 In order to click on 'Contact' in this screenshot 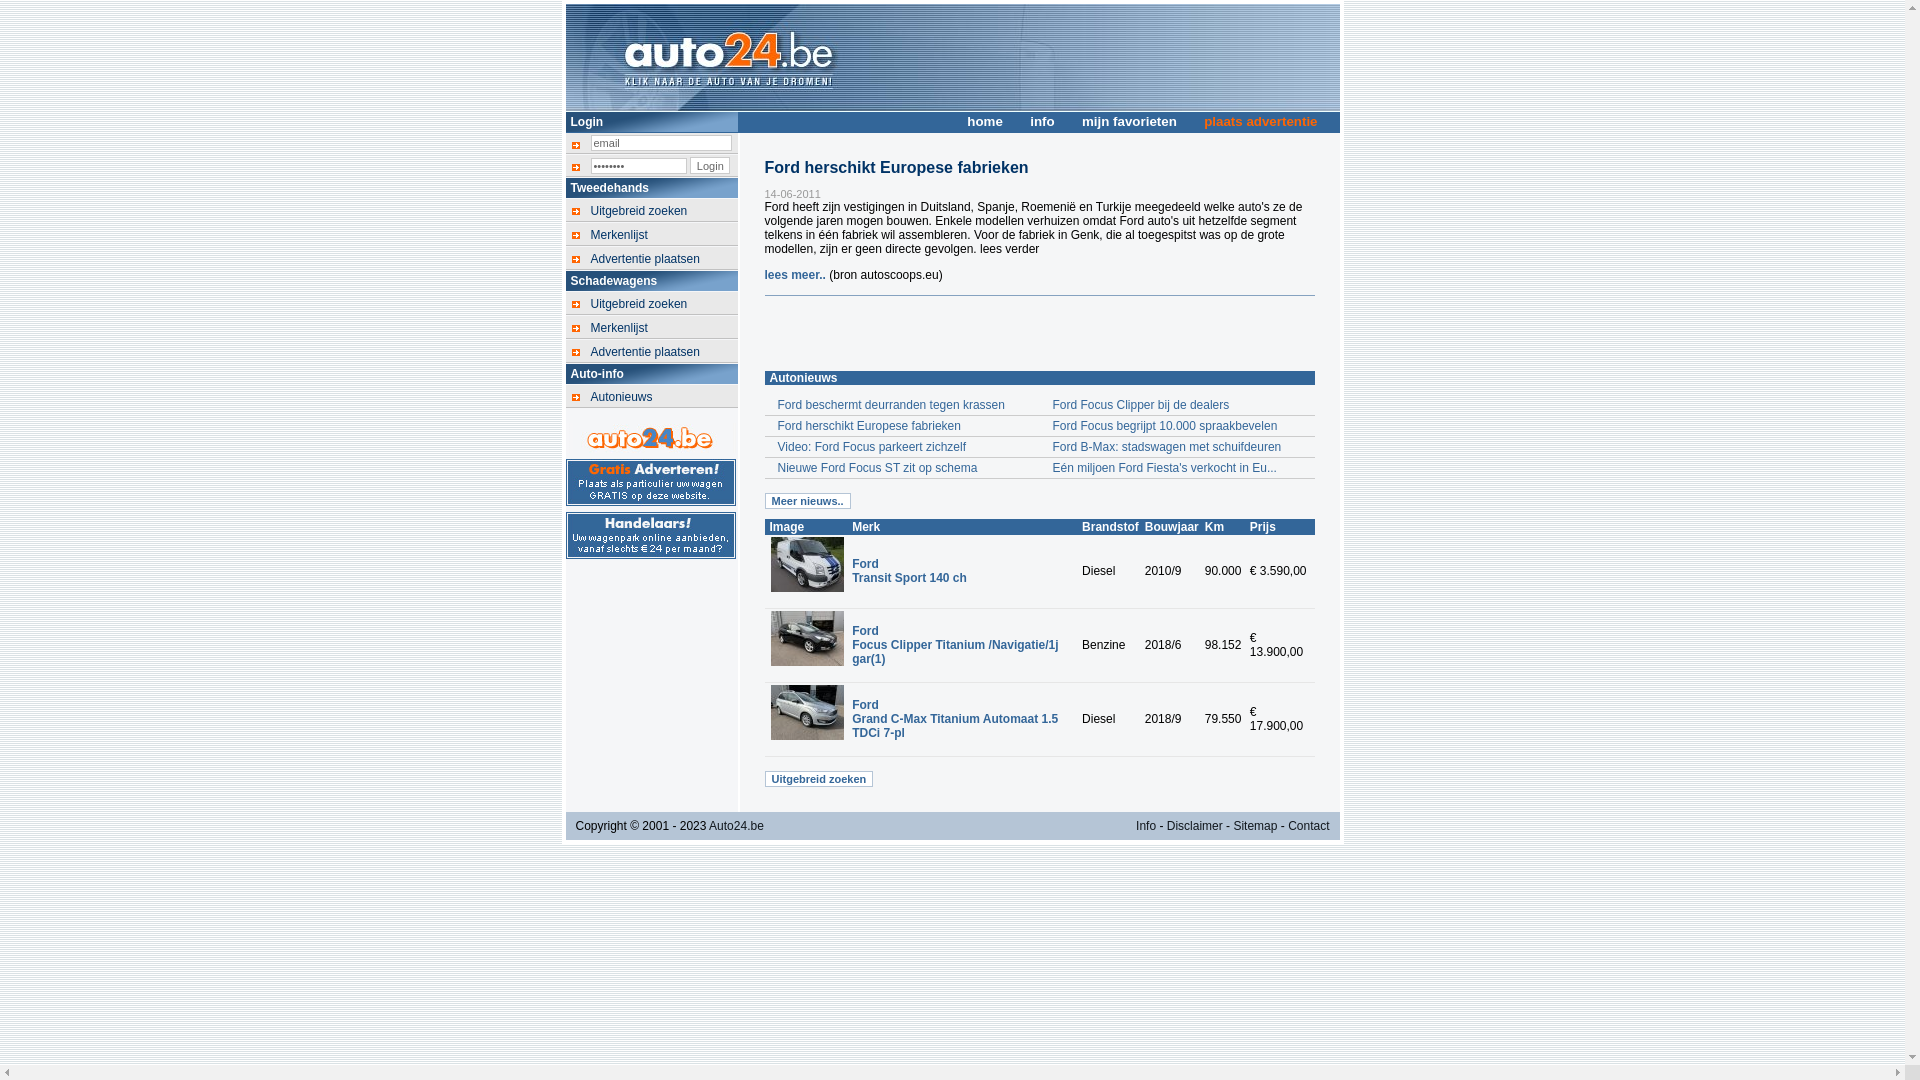, I will do `click(1287, 825)`.